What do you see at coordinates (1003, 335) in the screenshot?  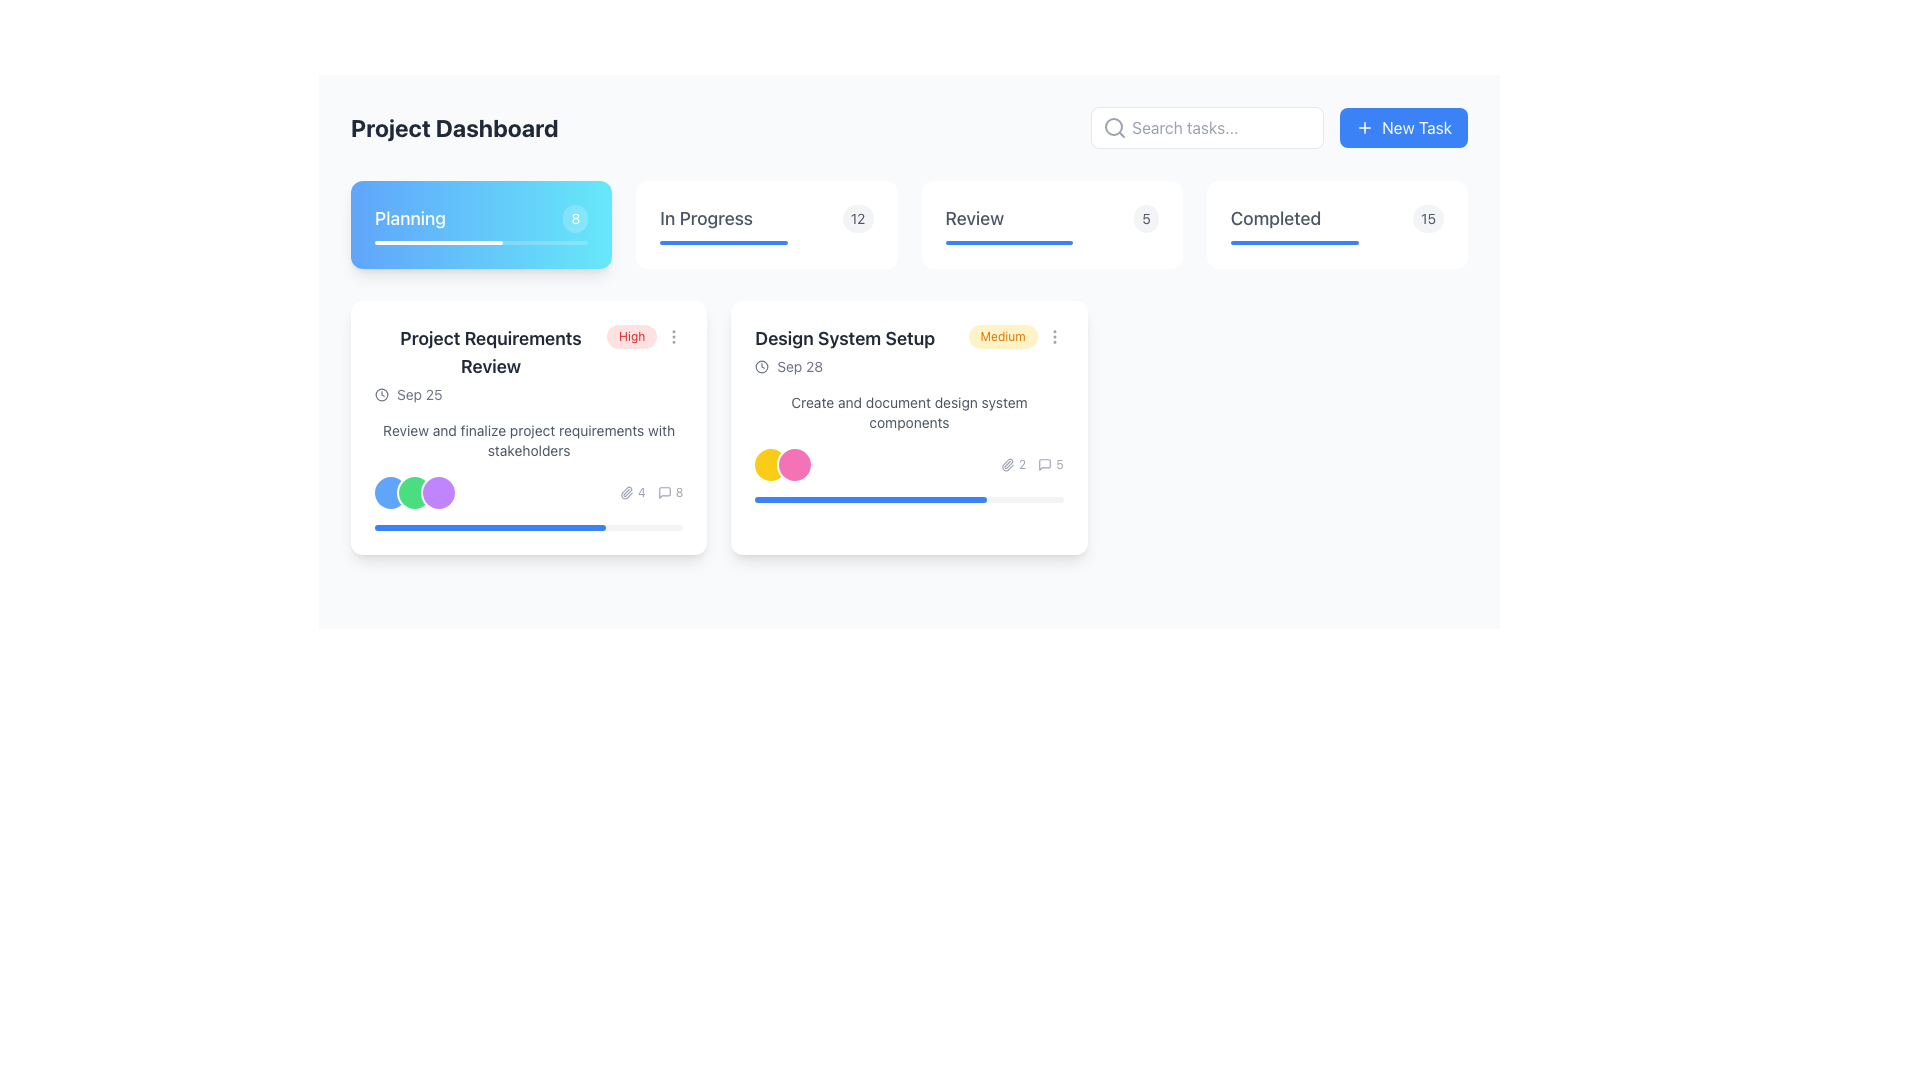 I see `the pill-shaped label containing the text 'Medium' with a light amber background, located at the top-right corner of the 'Design System Setup' card` at bounding box center [1003, 335].